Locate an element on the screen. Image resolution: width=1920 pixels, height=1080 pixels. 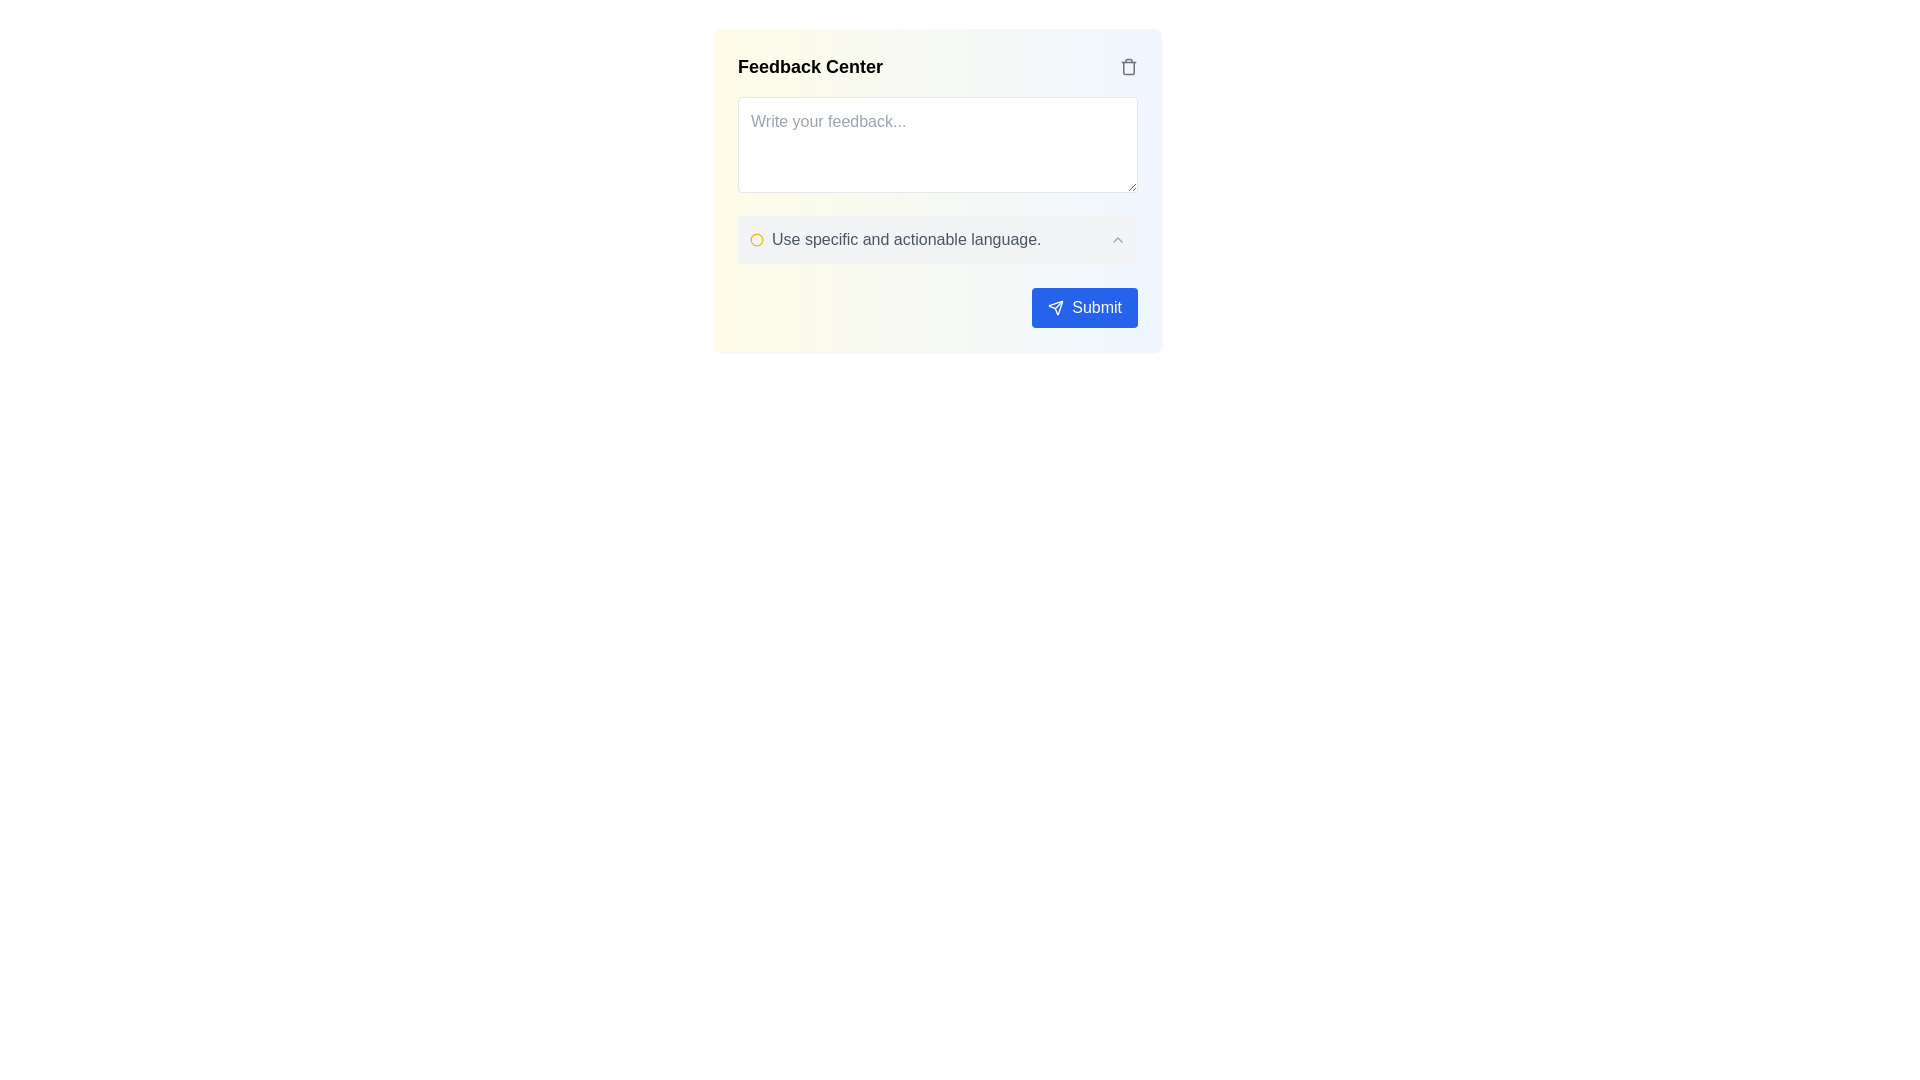
the instructional label with the message 'Use specific and actionable language.' which includes a yellow circle icon and is located below the feedback text area is located at coordinates (894, 238).